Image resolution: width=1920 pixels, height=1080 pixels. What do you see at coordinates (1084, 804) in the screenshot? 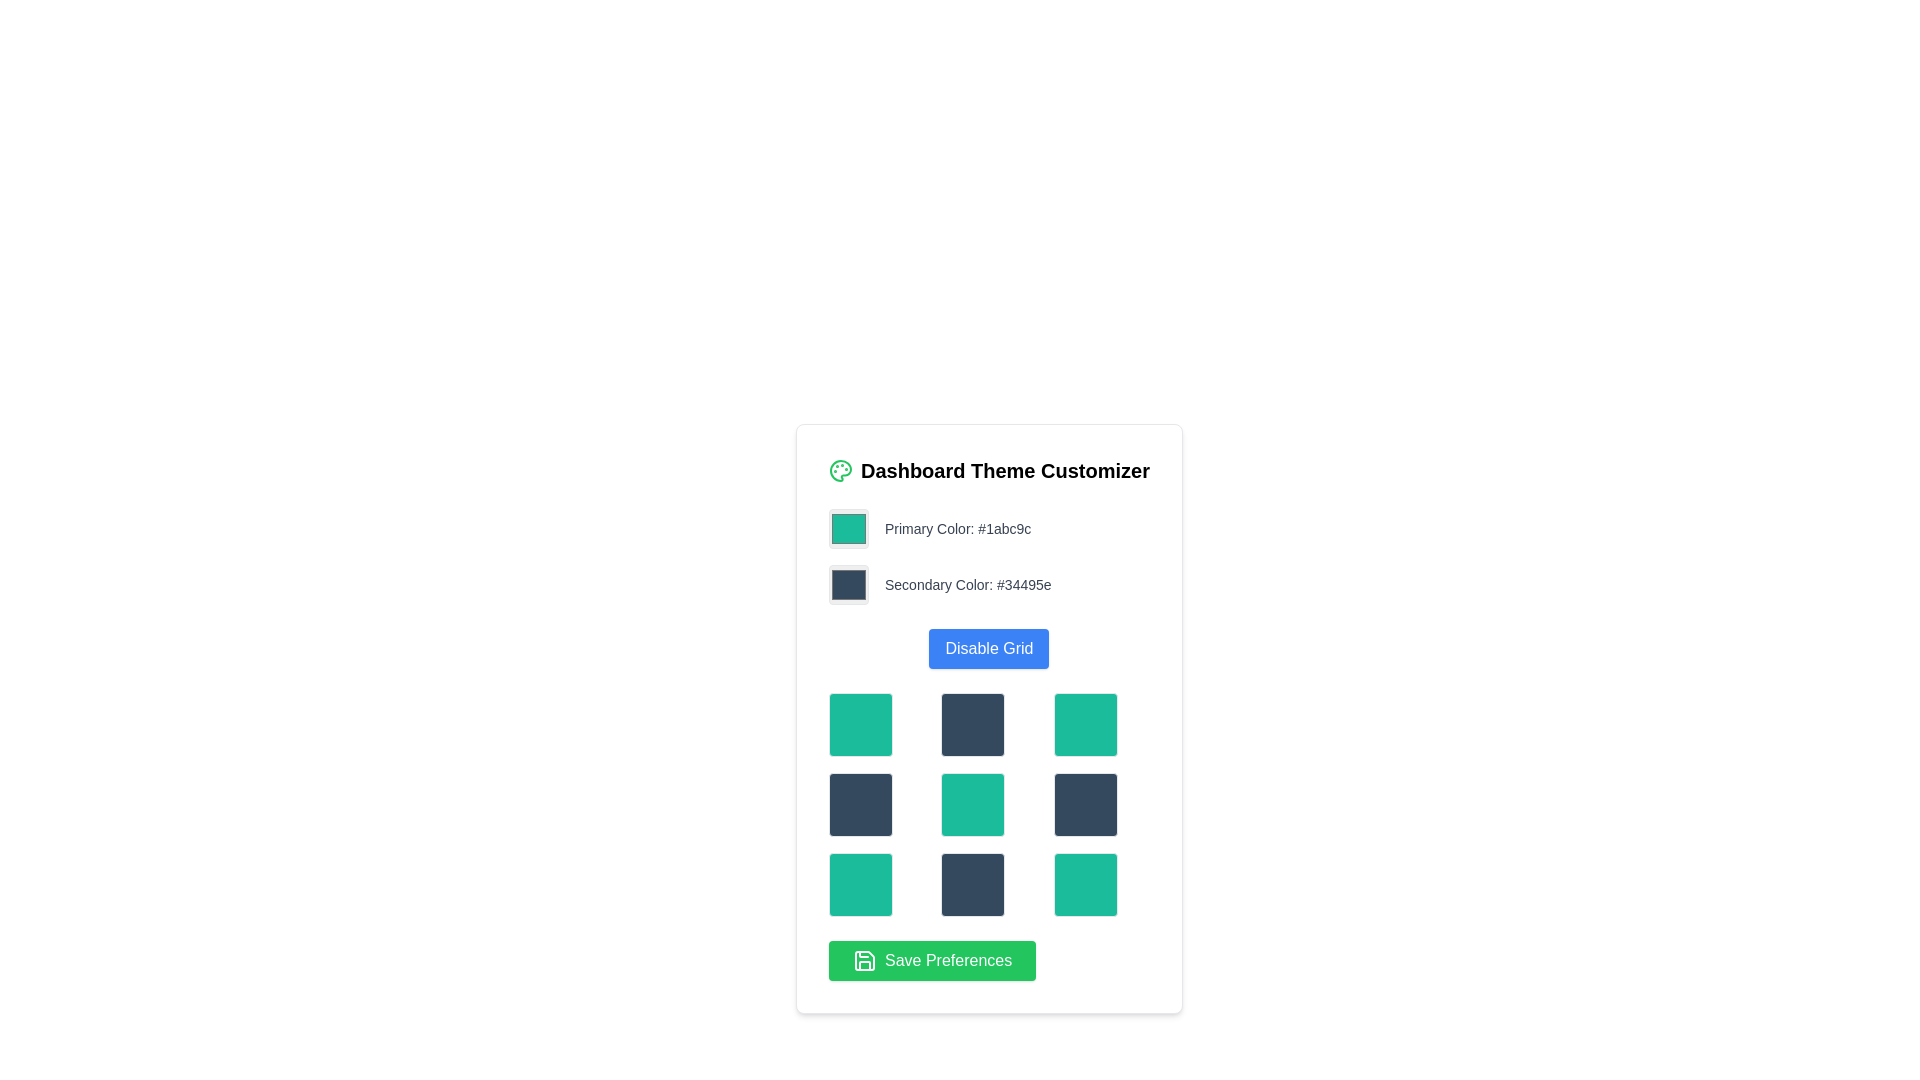
I see `the sixth selectable grid cell in the 3x3 color selection grid` at bounding box center [1084, 804].